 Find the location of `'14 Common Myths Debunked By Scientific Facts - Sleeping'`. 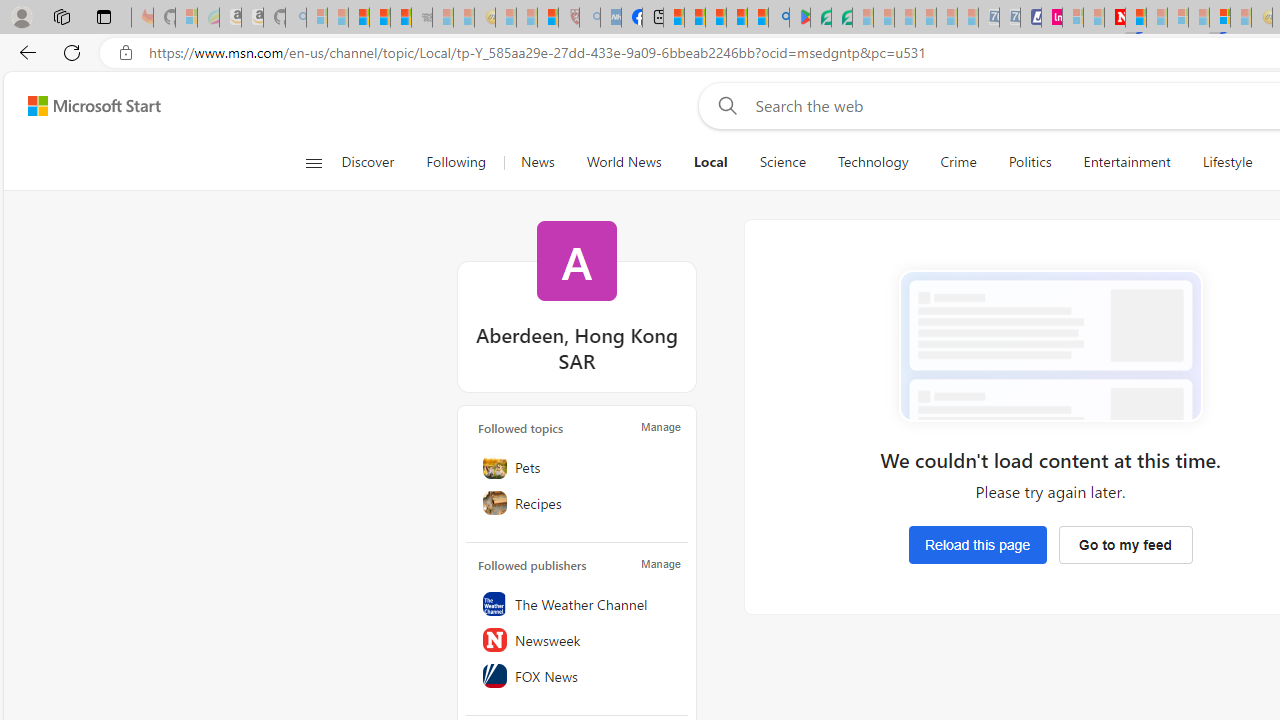

'14 Common Myths Debunked By Scientific Facts - Sleeping' is located at coordinates (1157, 17).